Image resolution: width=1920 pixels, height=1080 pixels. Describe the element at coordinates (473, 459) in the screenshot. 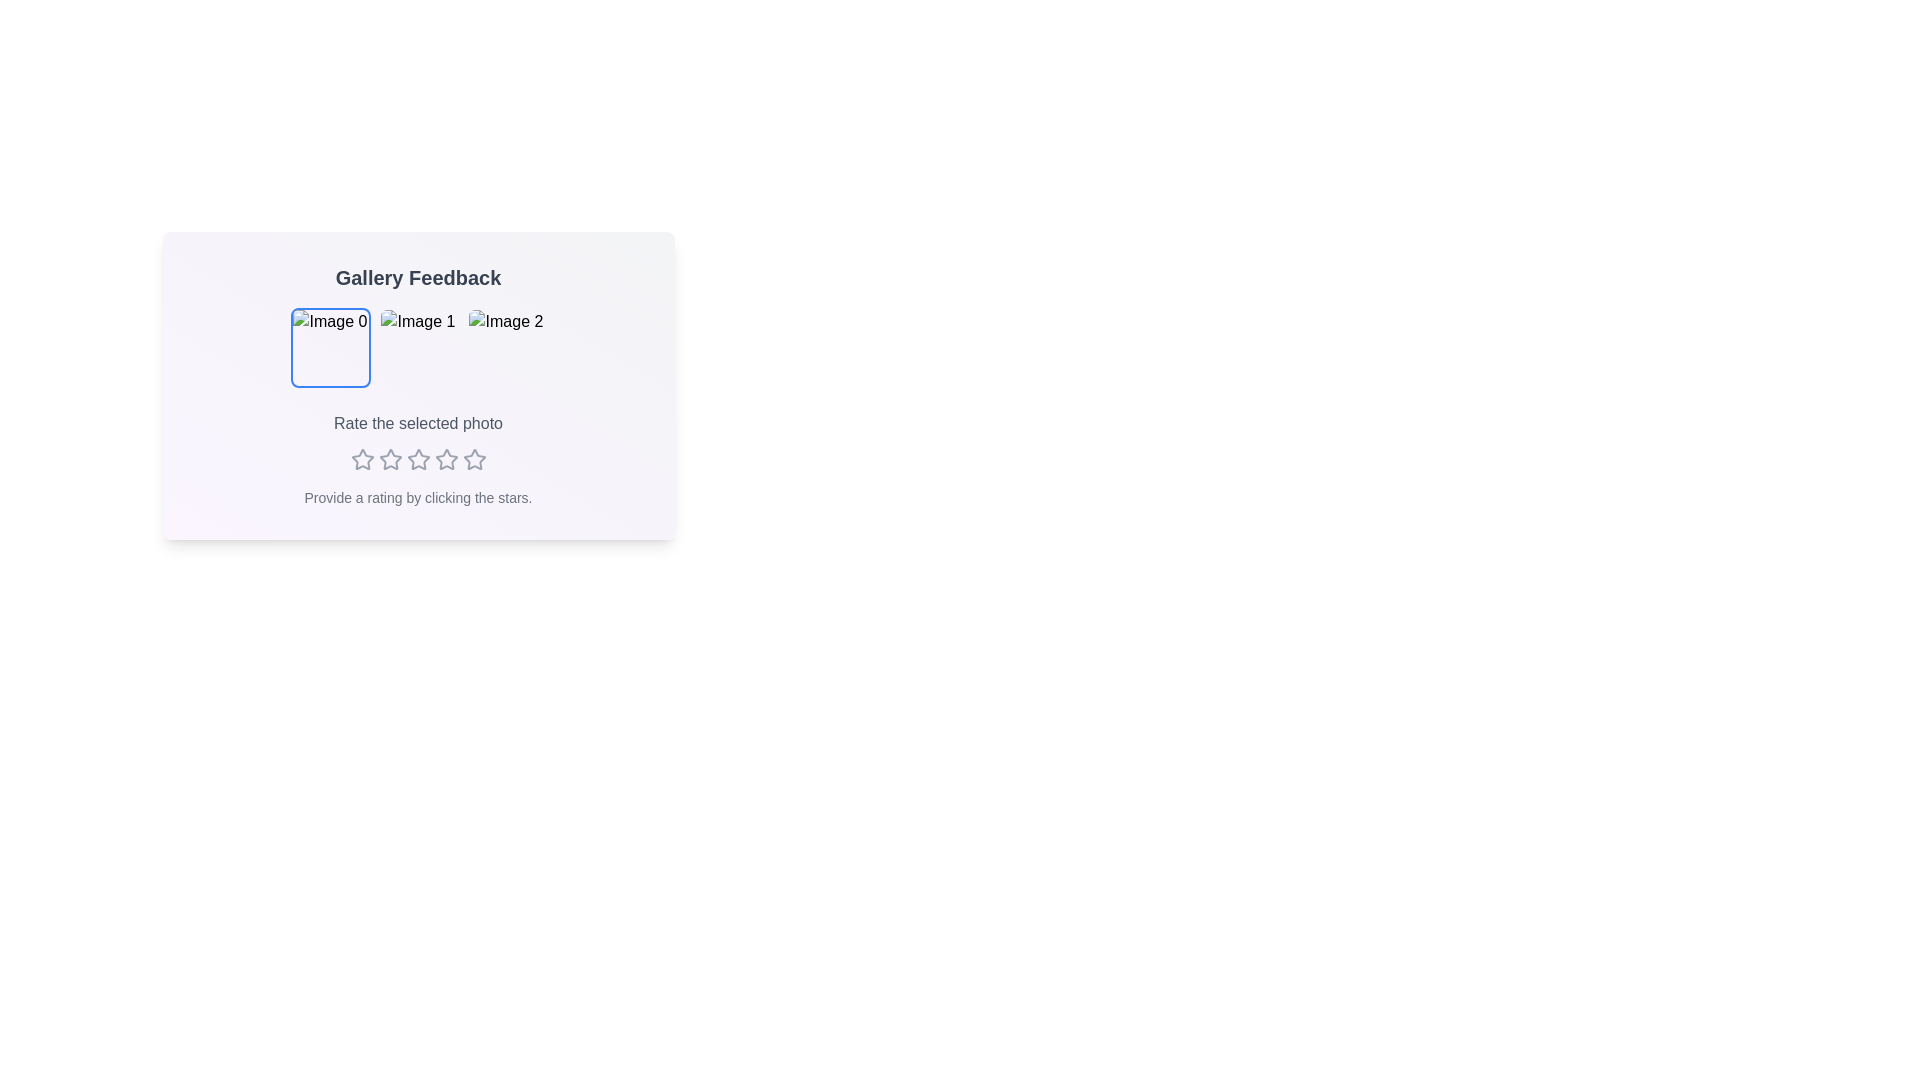

I see `the fifth star icon in the rating array to give the maximum rating for the selected photo` at that location.